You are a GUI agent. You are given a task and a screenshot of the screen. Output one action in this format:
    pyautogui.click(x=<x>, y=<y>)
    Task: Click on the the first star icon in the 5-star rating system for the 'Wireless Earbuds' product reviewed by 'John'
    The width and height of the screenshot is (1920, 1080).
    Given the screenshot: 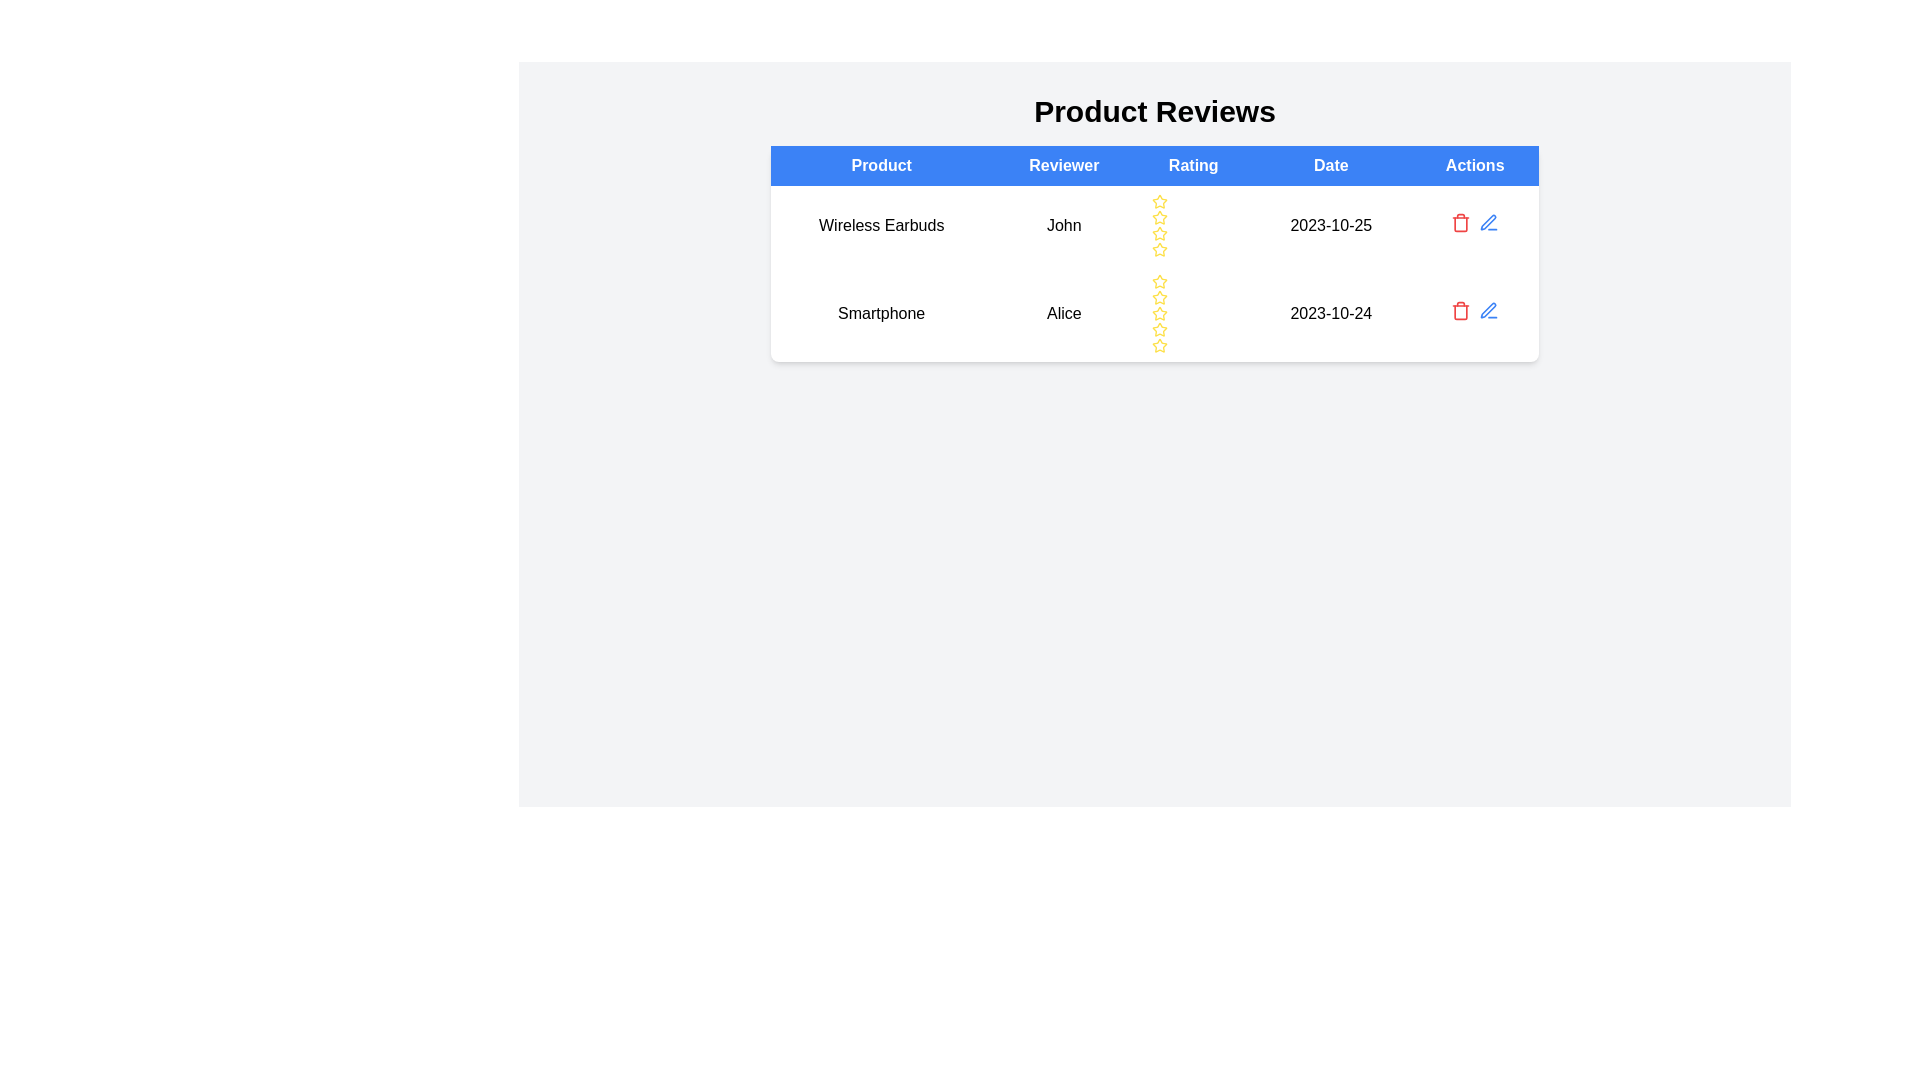 What is the action you would take?
    pyautogui.click(x=1160, y=217)
    